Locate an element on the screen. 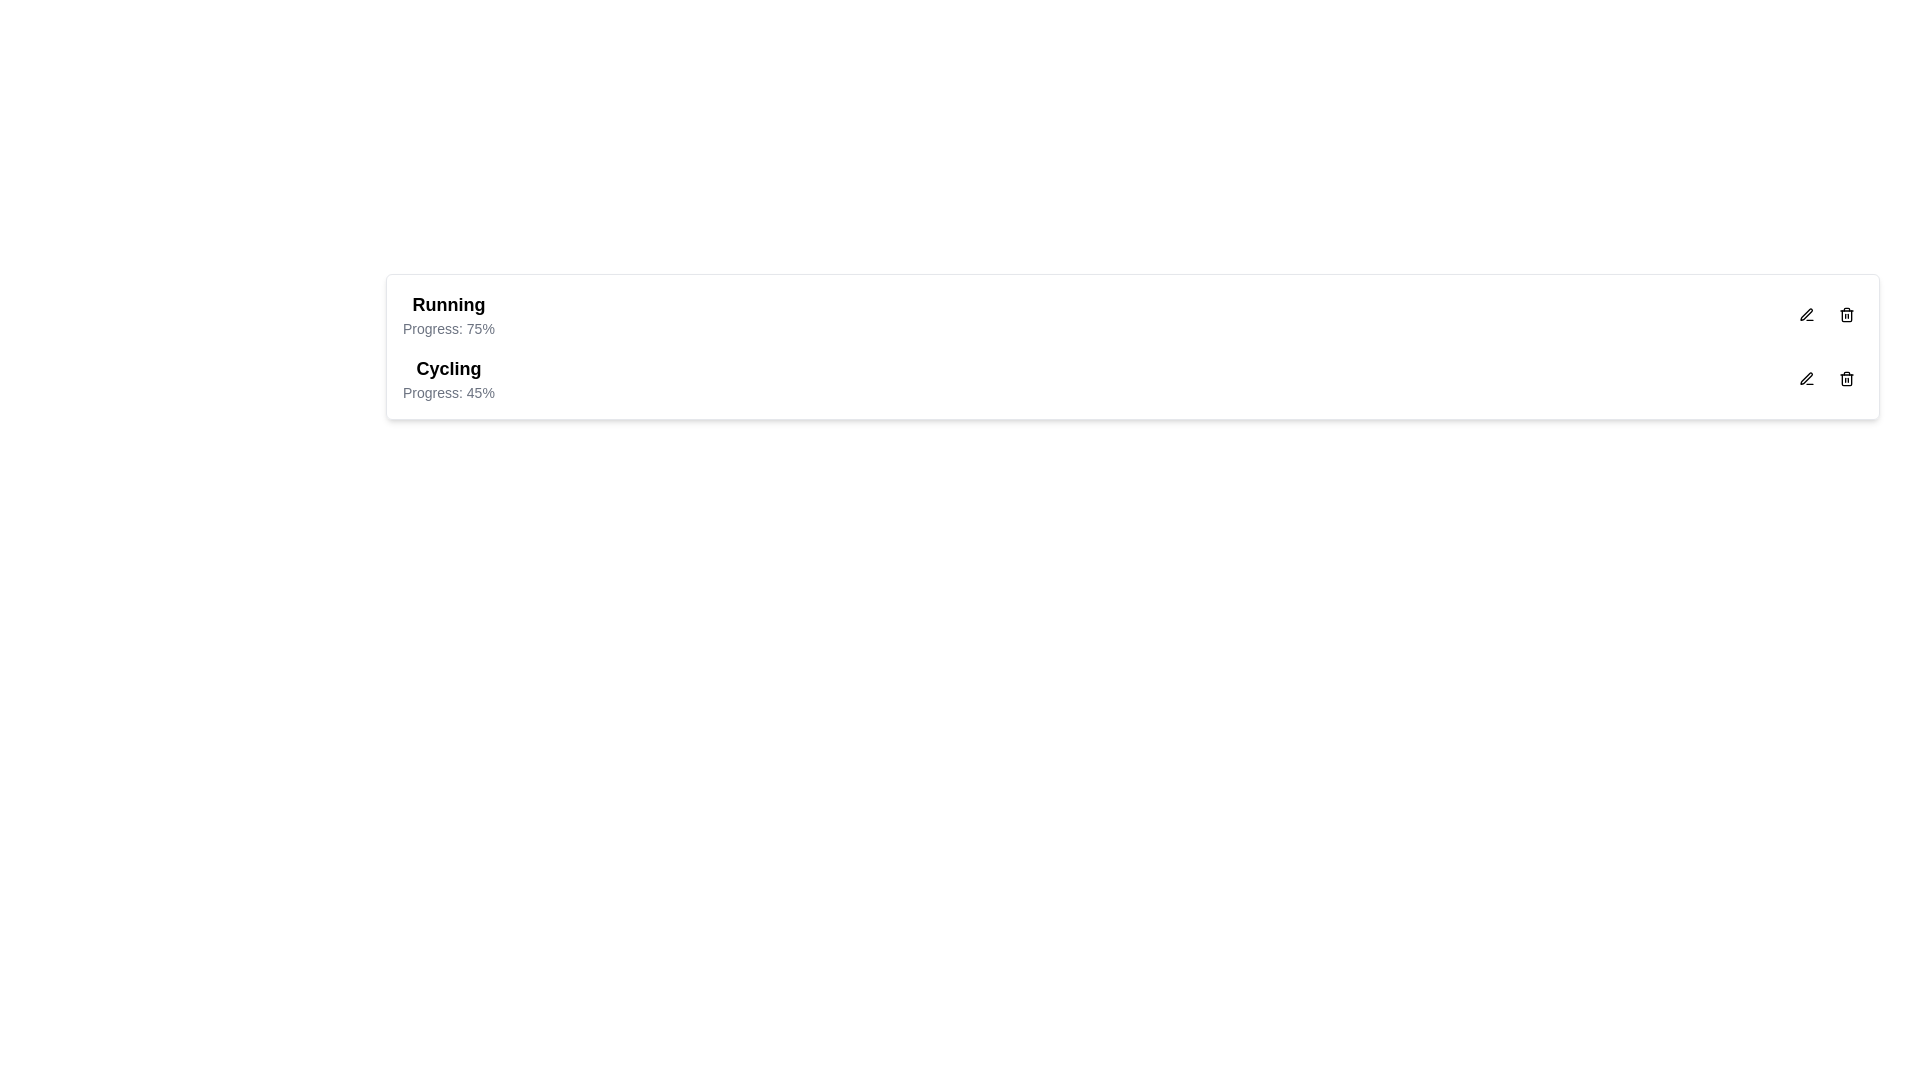 The image size is (1920, 1080). the edit button located in the action buttons section of the second list item, which is the leftmost icon before the trash bin icon, to initiate an edit action is located at coordinates (1806, 378).